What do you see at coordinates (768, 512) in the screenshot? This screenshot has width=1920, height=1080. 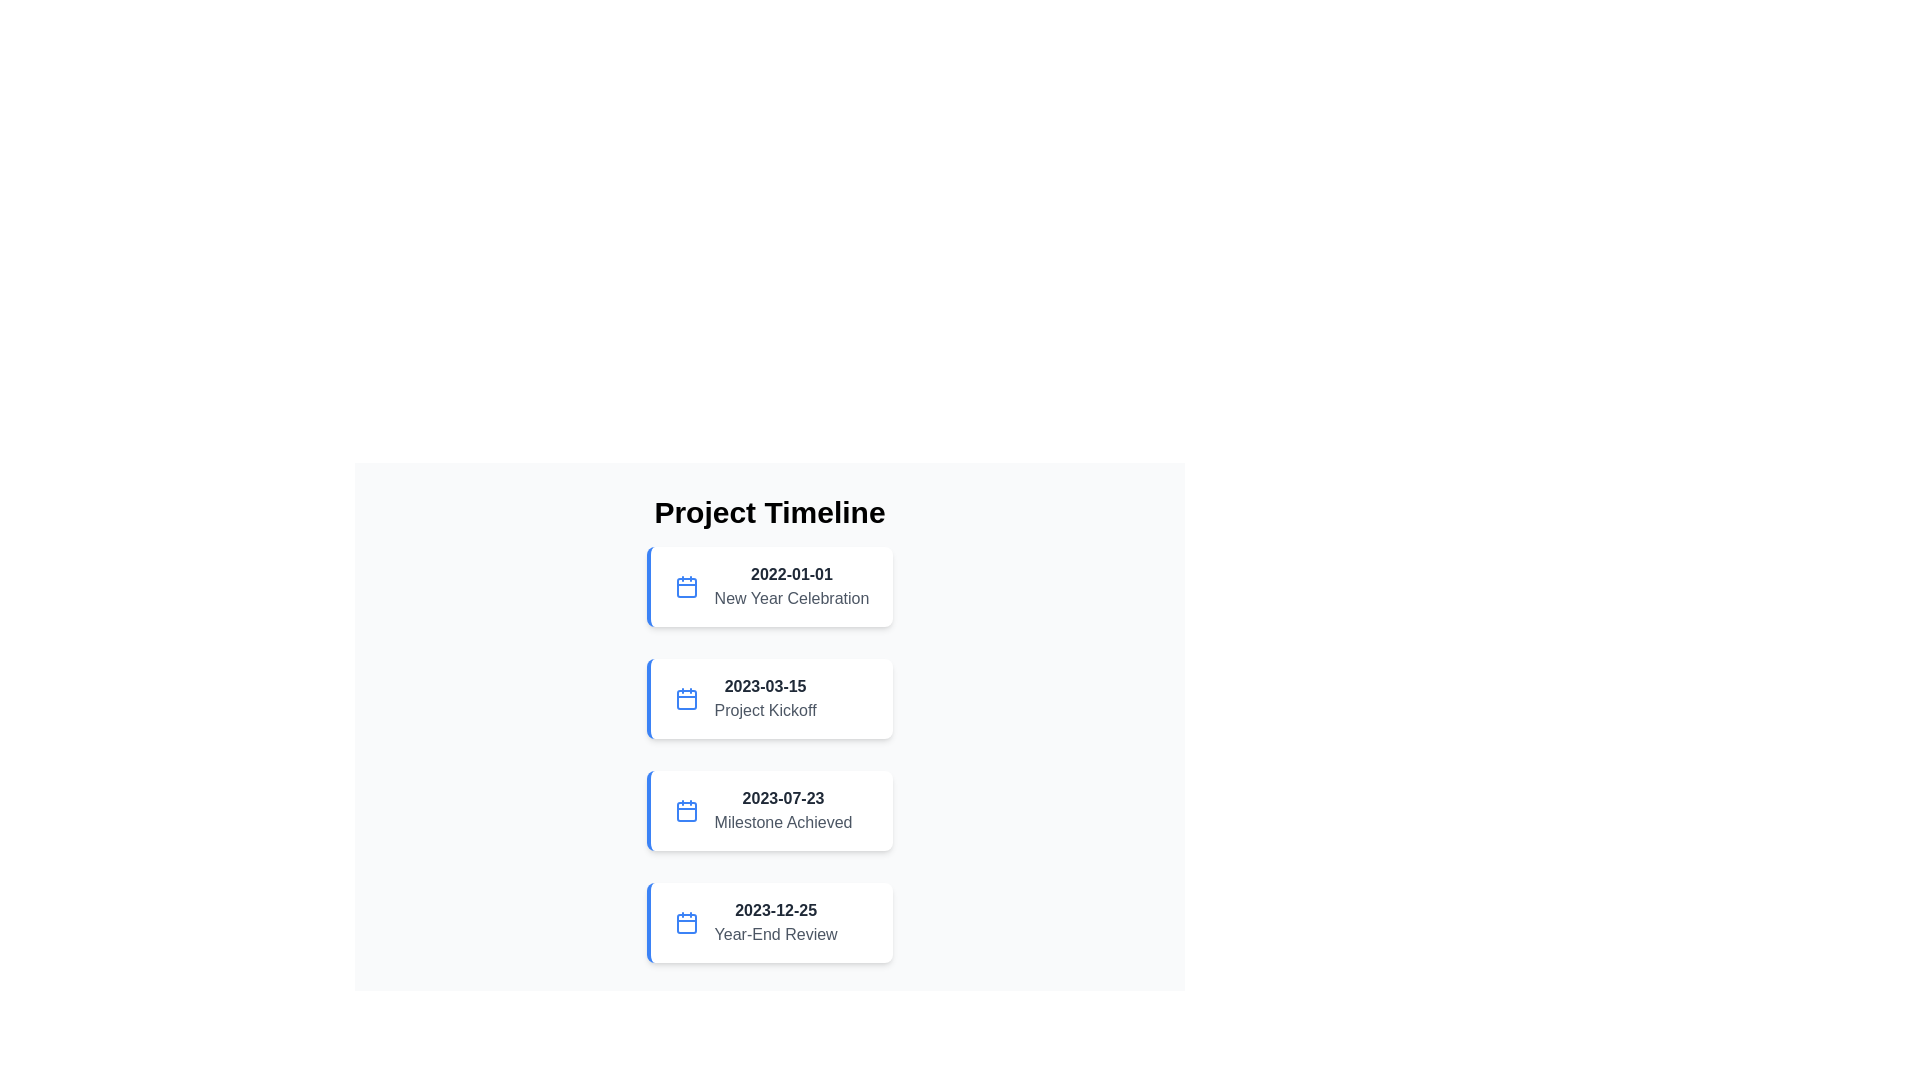 I see `the Text Header element at the top of the timeline section to indicate its purpose as a title for the content below` at bounding box center [768, 512].